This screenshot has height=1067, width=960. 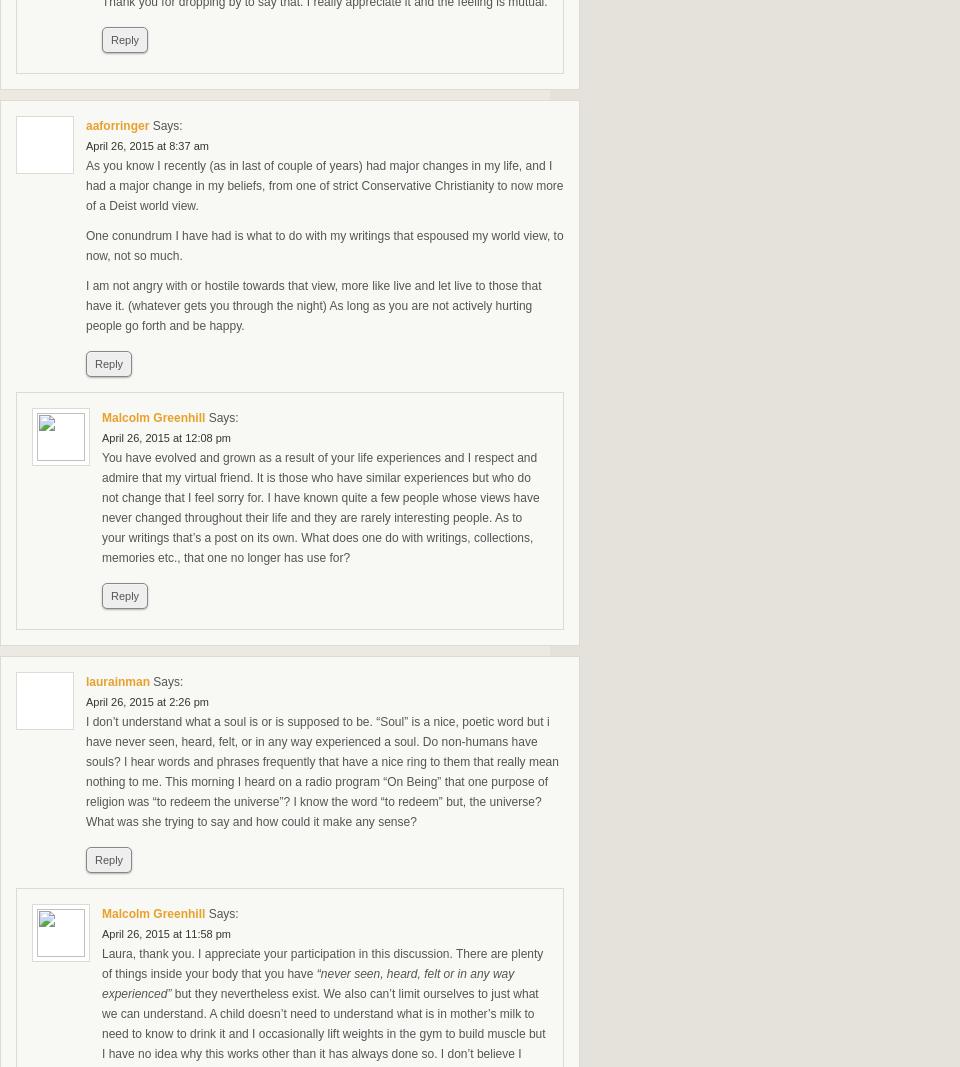 I want to click on 'aaforringer', so click(x=117, y=125).